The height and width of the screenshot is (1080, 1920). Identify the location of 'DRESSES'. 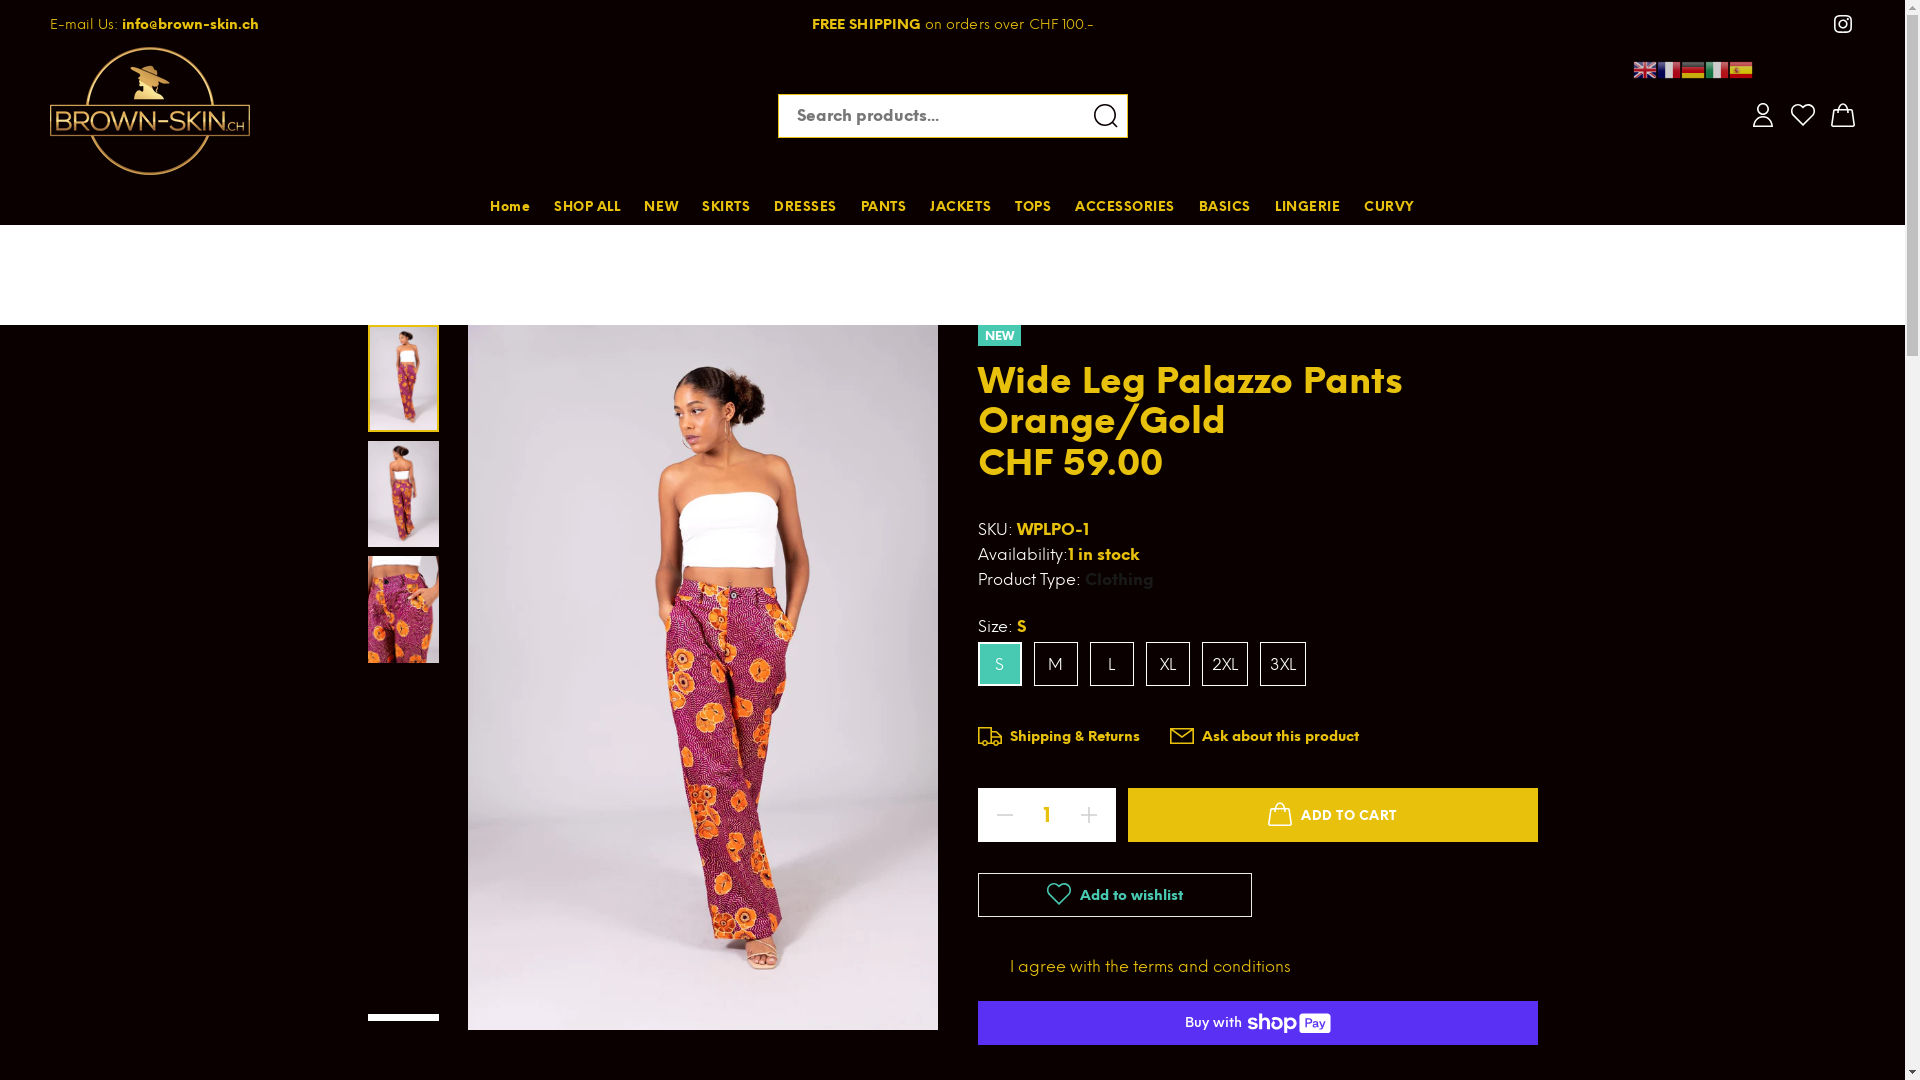
(805, 205).